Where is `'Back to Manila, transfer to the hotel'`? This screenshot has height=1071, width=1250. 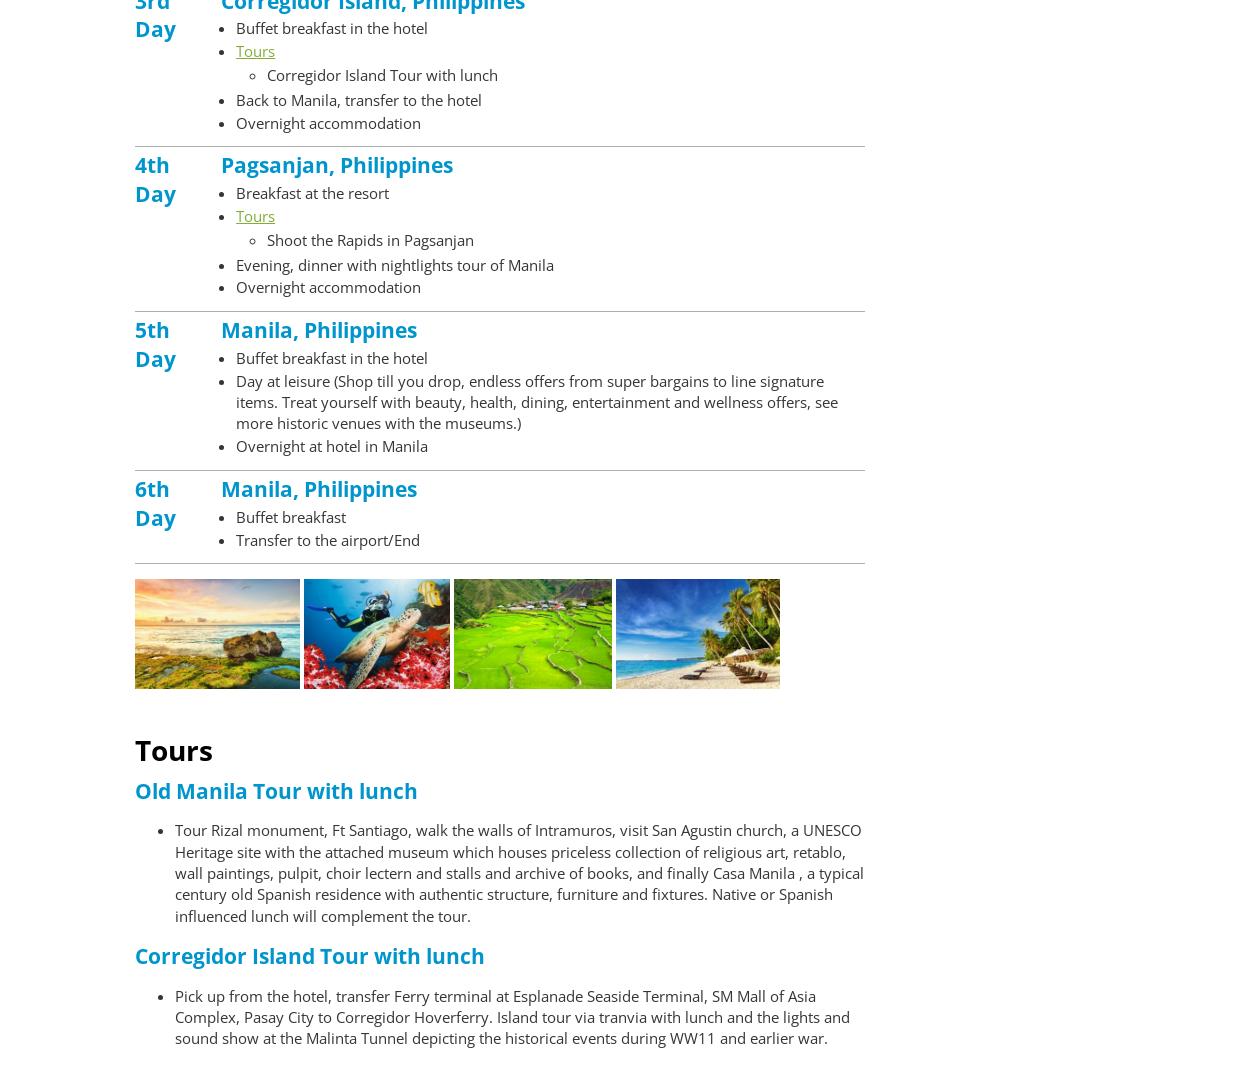
'Back to Manila, transfer to the hotel' is located at coordinates (358, 98).